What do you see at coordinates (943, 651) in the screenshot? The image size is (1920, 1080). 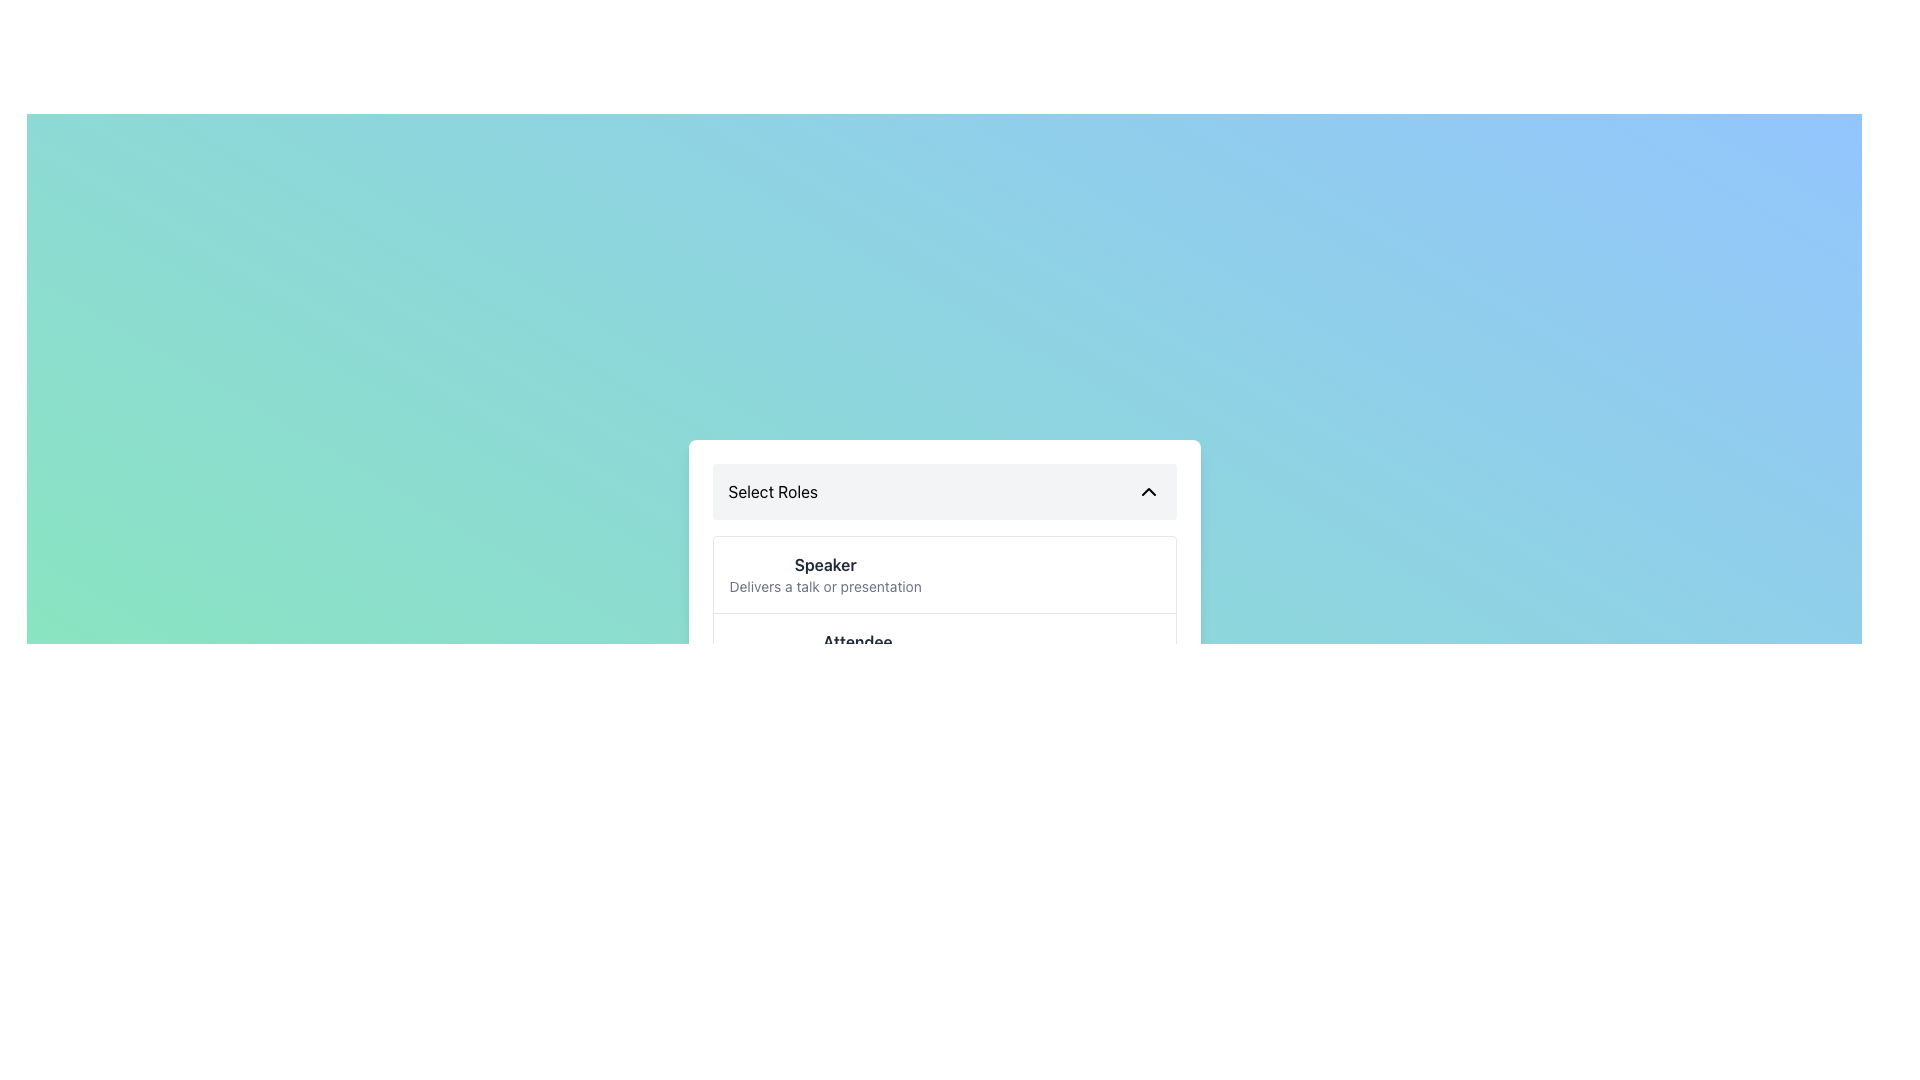 I see `the second item in the dropdown panel titled 'Select Roles'` at bounding box center [943, 651].